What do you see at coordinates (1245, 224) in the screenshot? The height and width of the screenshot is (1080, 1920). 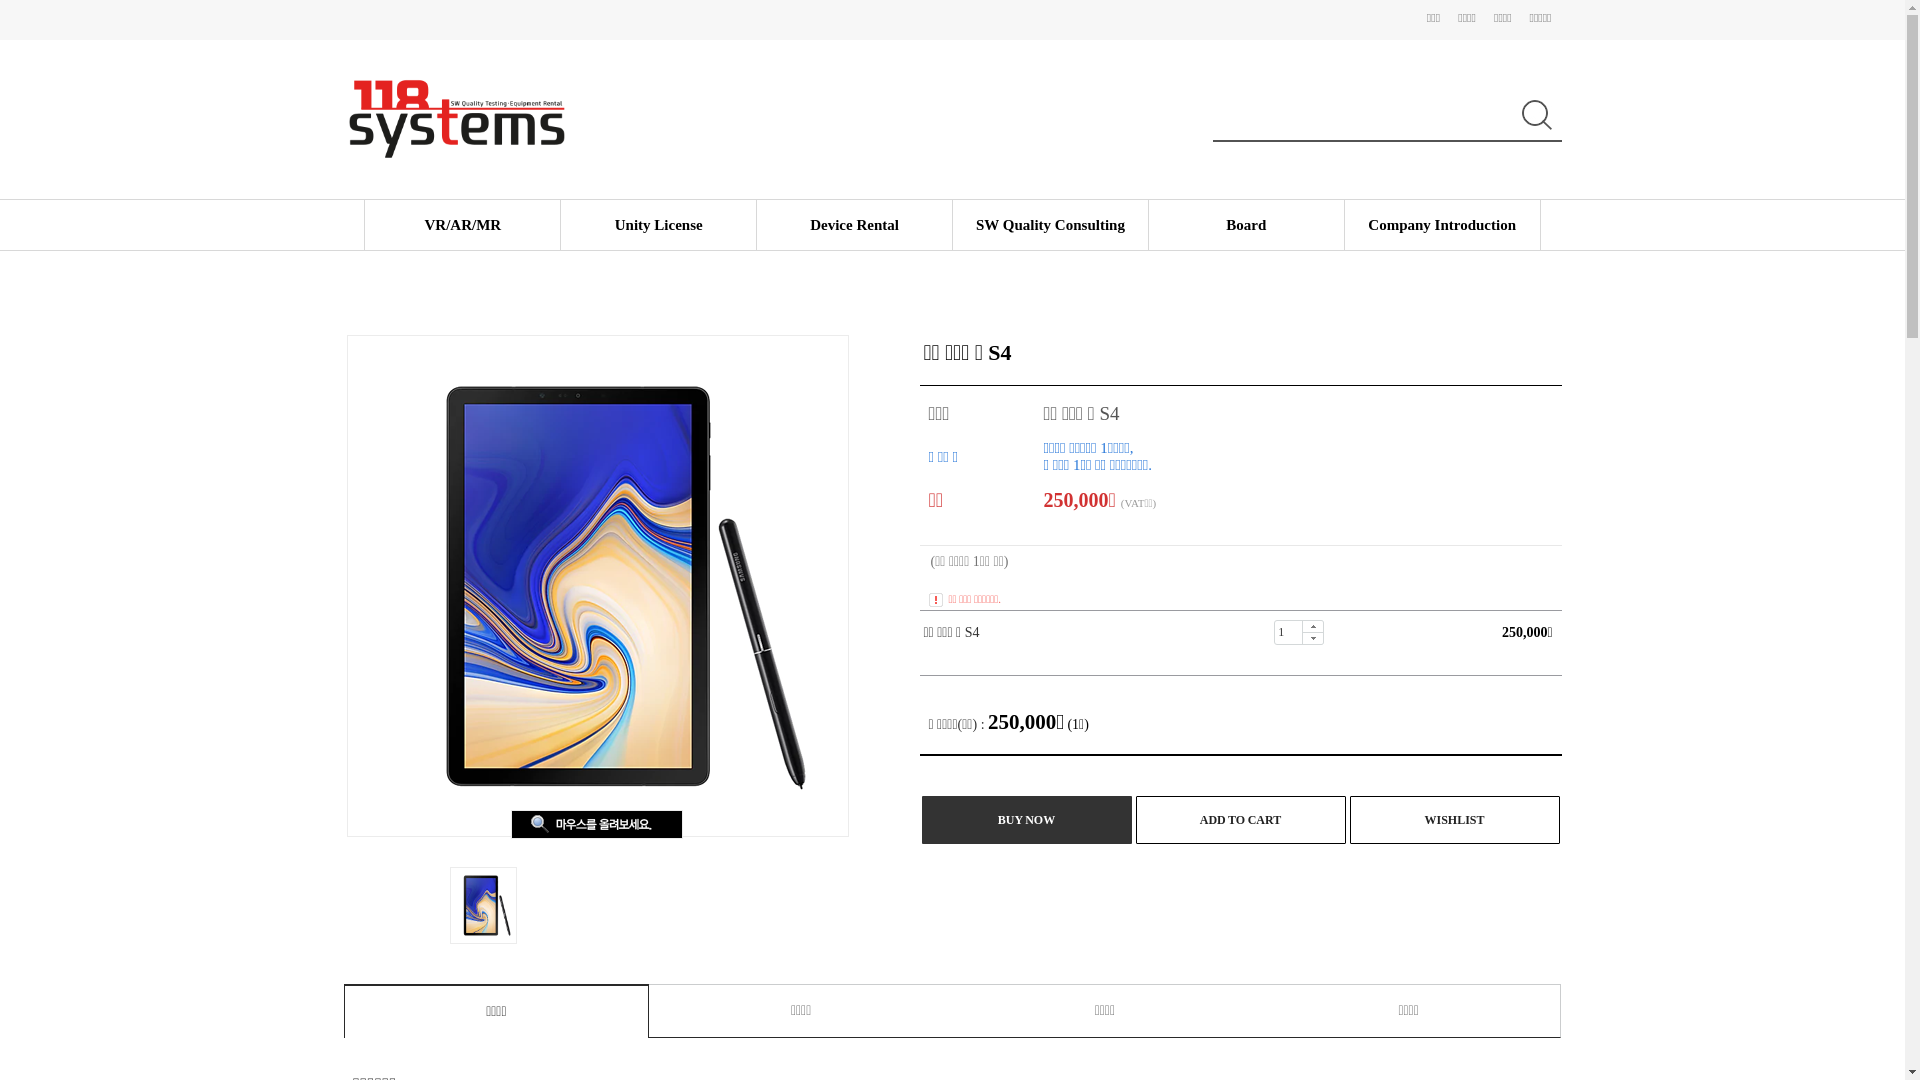 I see `'Board'` at bounding box center [1245, 224].